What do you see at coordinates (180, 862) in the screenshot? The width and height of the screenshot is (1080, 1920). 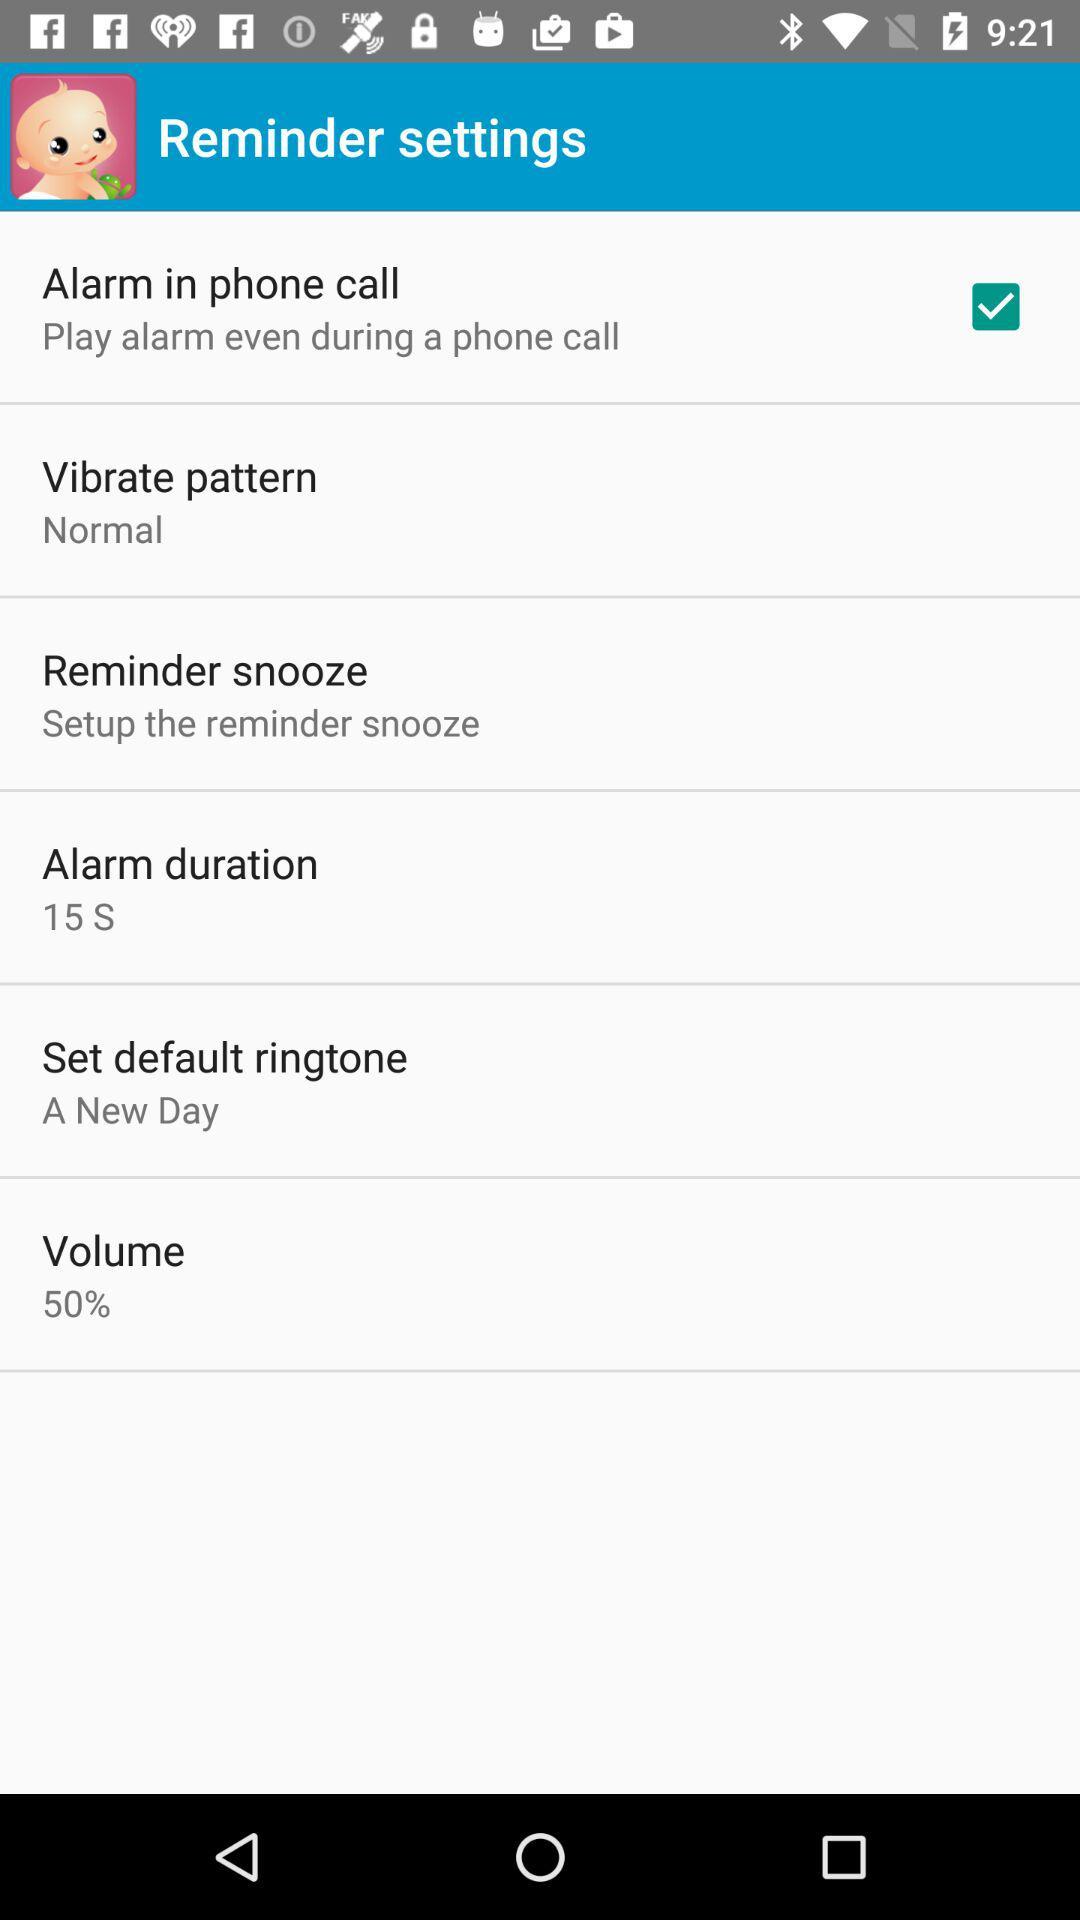 I see `alarm duration item` at bounding box center [180, 862].